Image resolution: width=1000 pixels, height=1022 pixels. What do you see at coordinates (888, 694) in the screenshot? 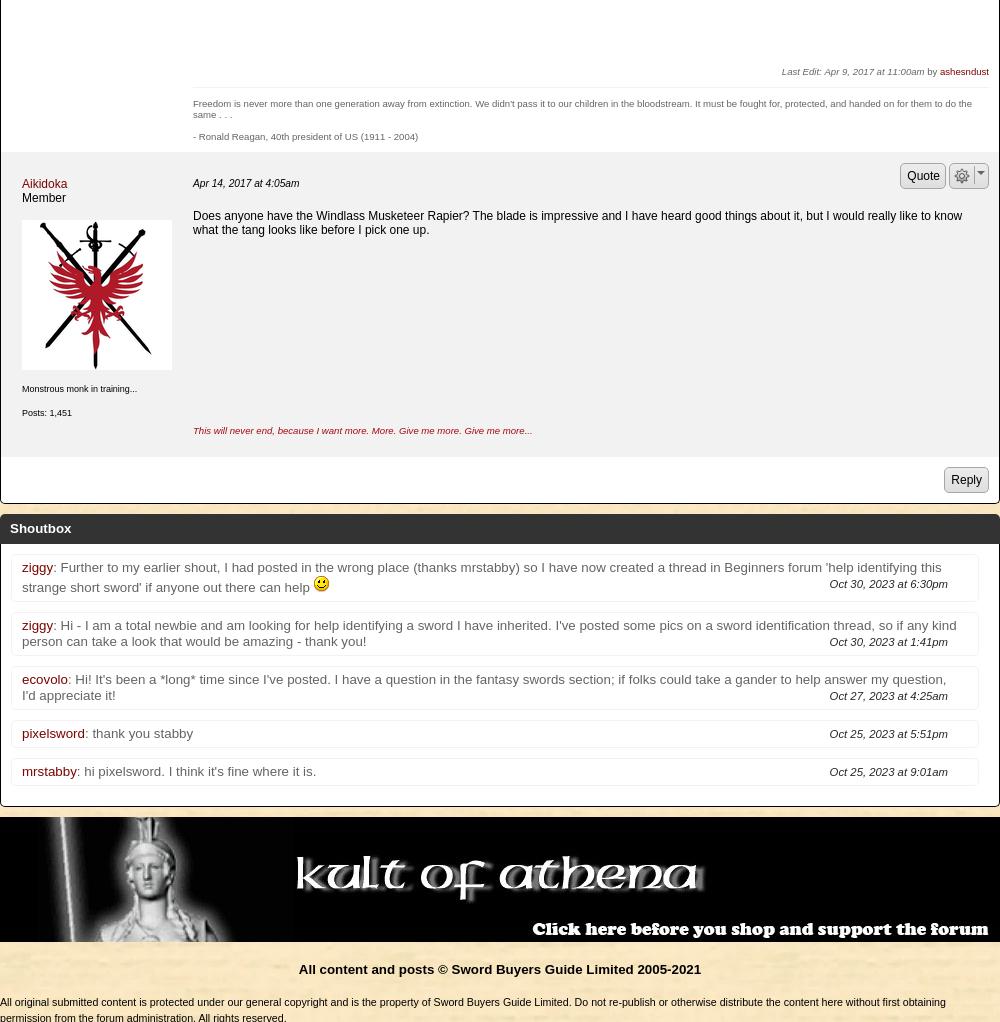
I see `'Oct 27, 2023 at 4:25am'` at bounding box center [888, 694].